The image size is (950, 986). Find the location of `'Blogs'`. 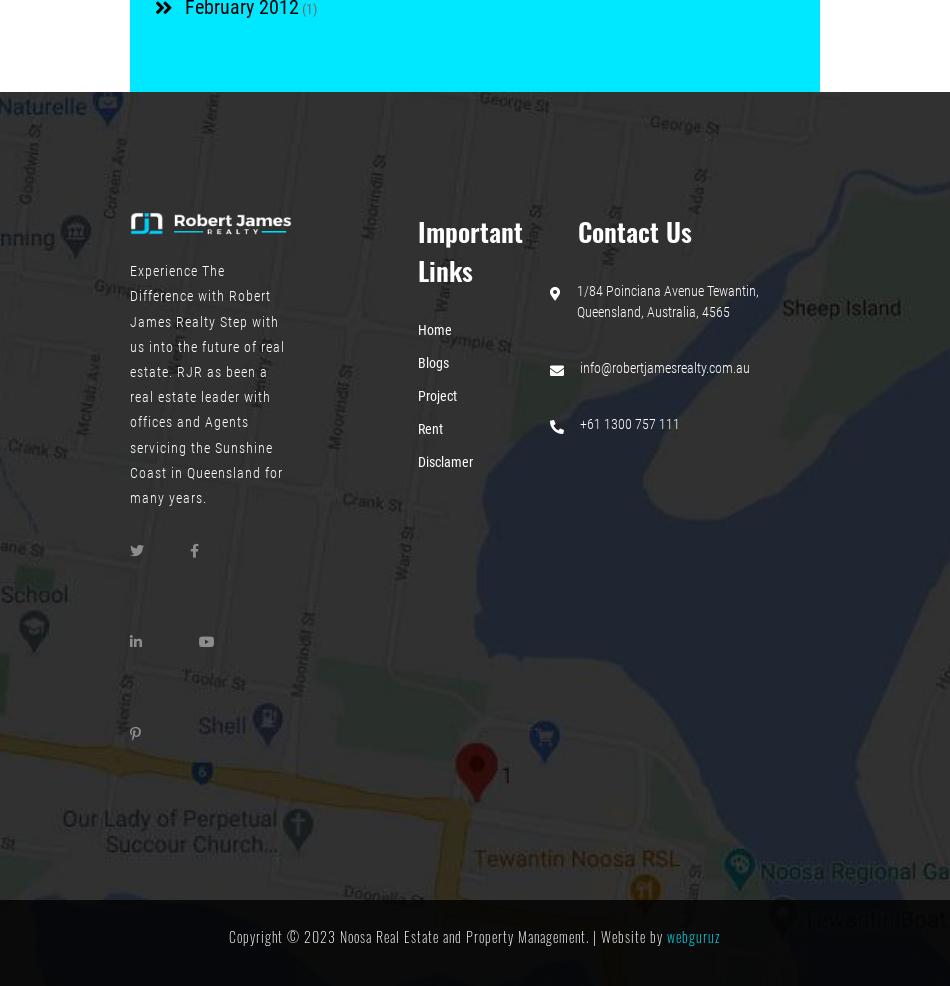

'Blogs' is located at coordinates (417, 360).